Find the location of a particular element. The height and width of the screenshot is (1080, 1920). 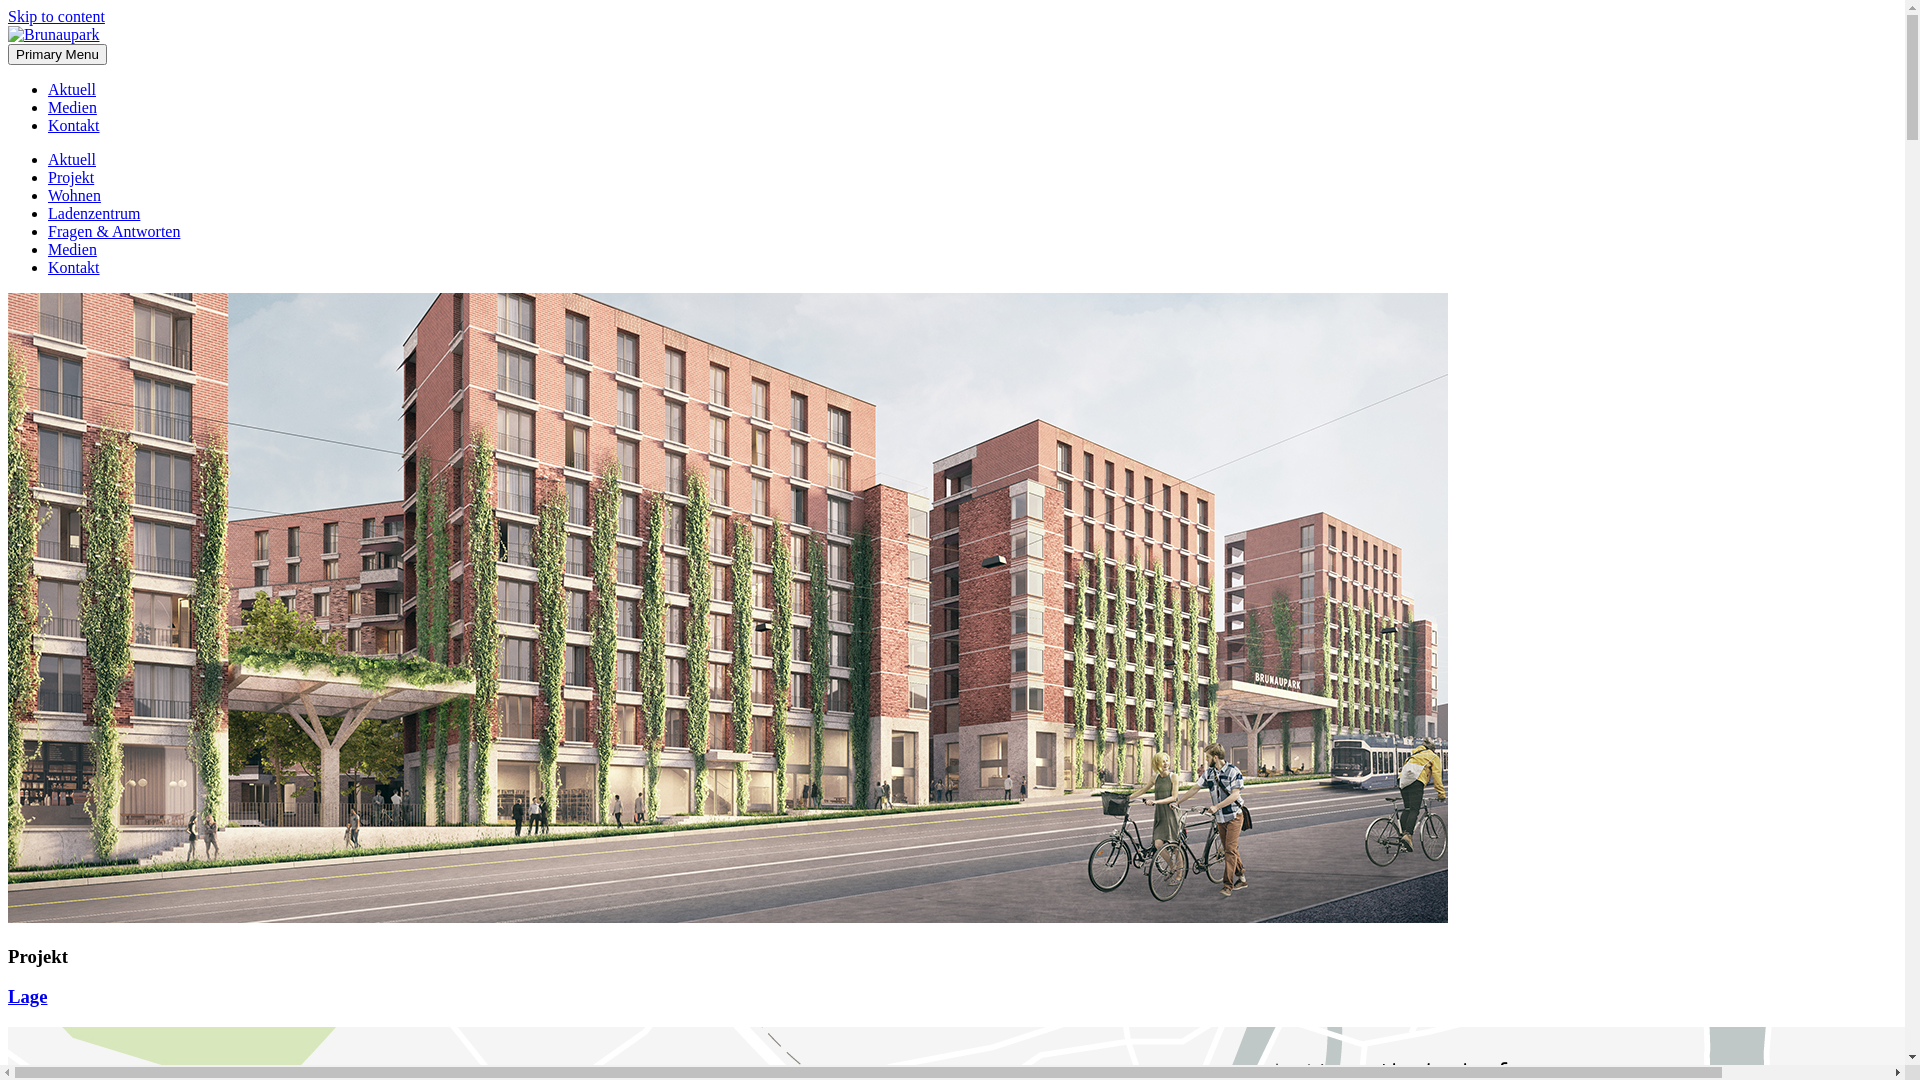

'Ladenzentrum' is located at coordinates (93, 213).